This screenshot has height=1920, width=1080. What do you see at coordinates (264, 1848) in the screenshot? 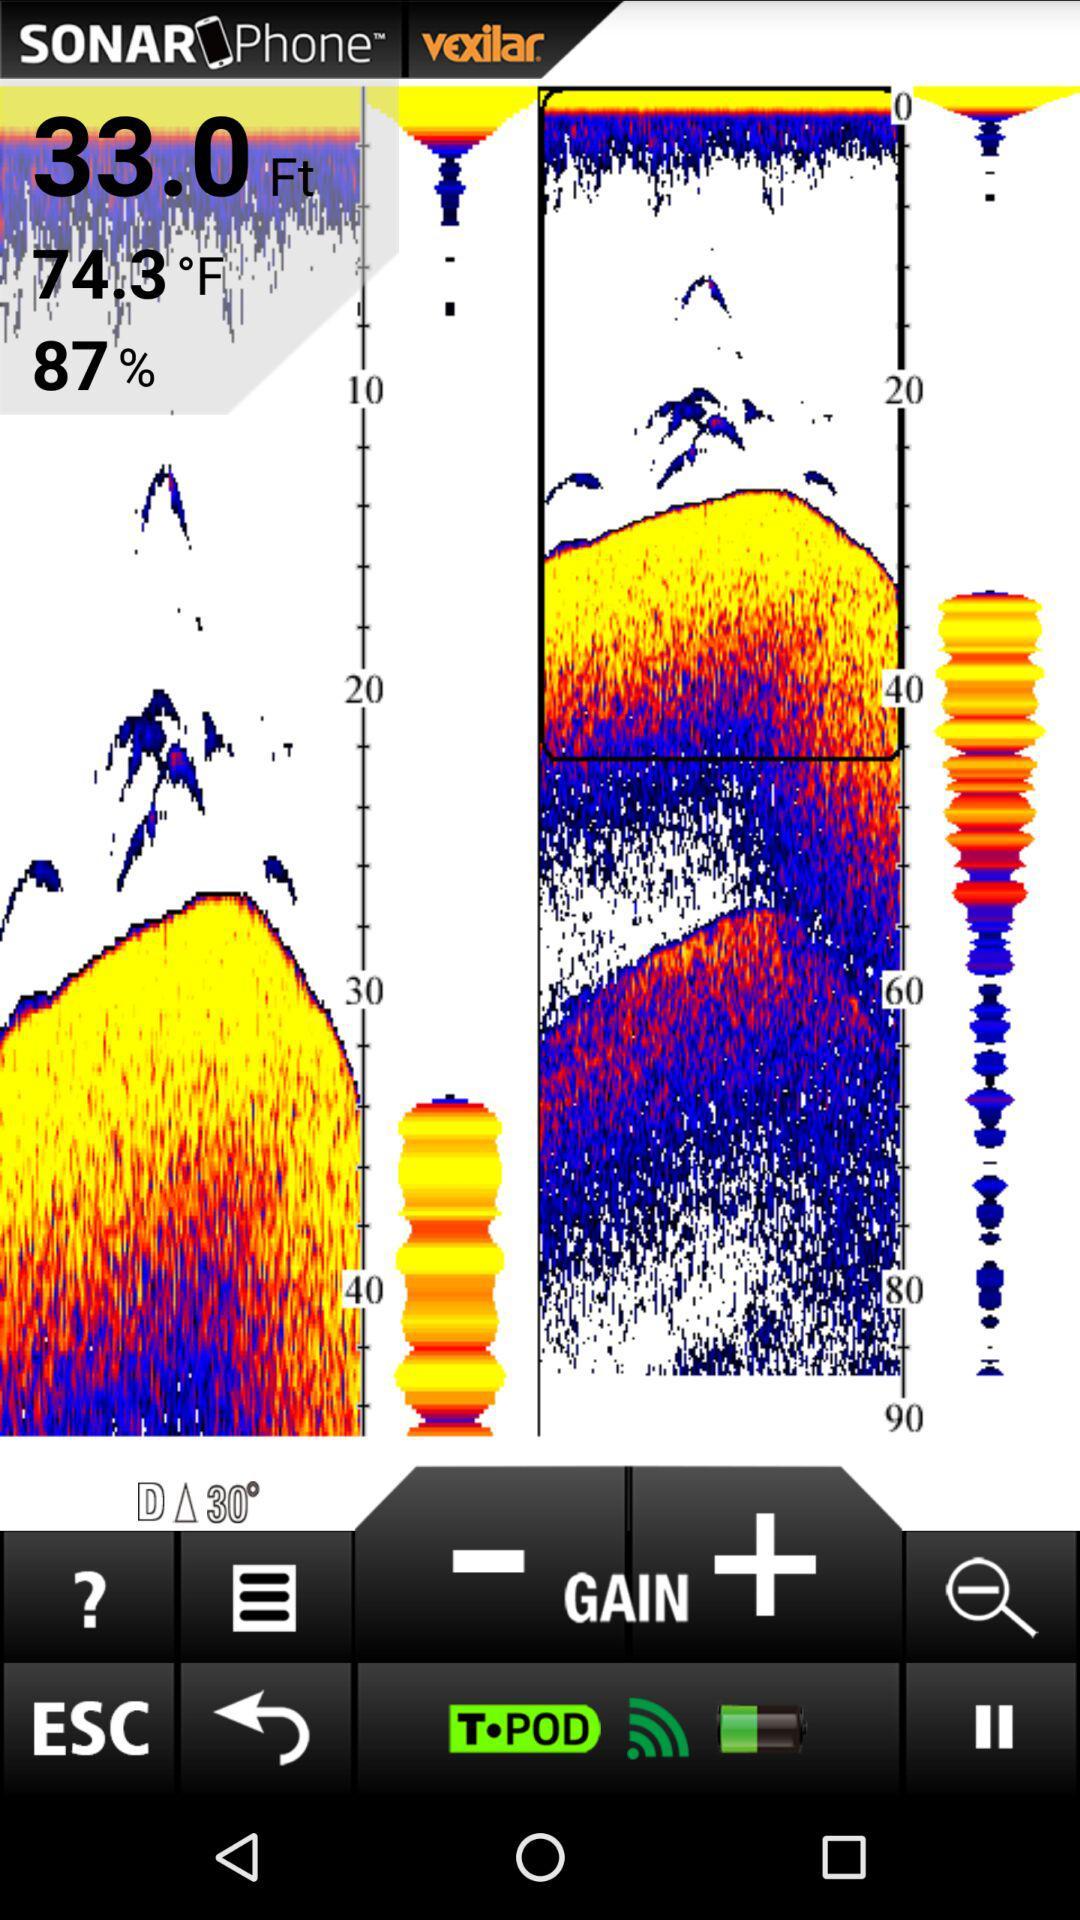
I see `the undo icon` at bounding box center [264, 1848].